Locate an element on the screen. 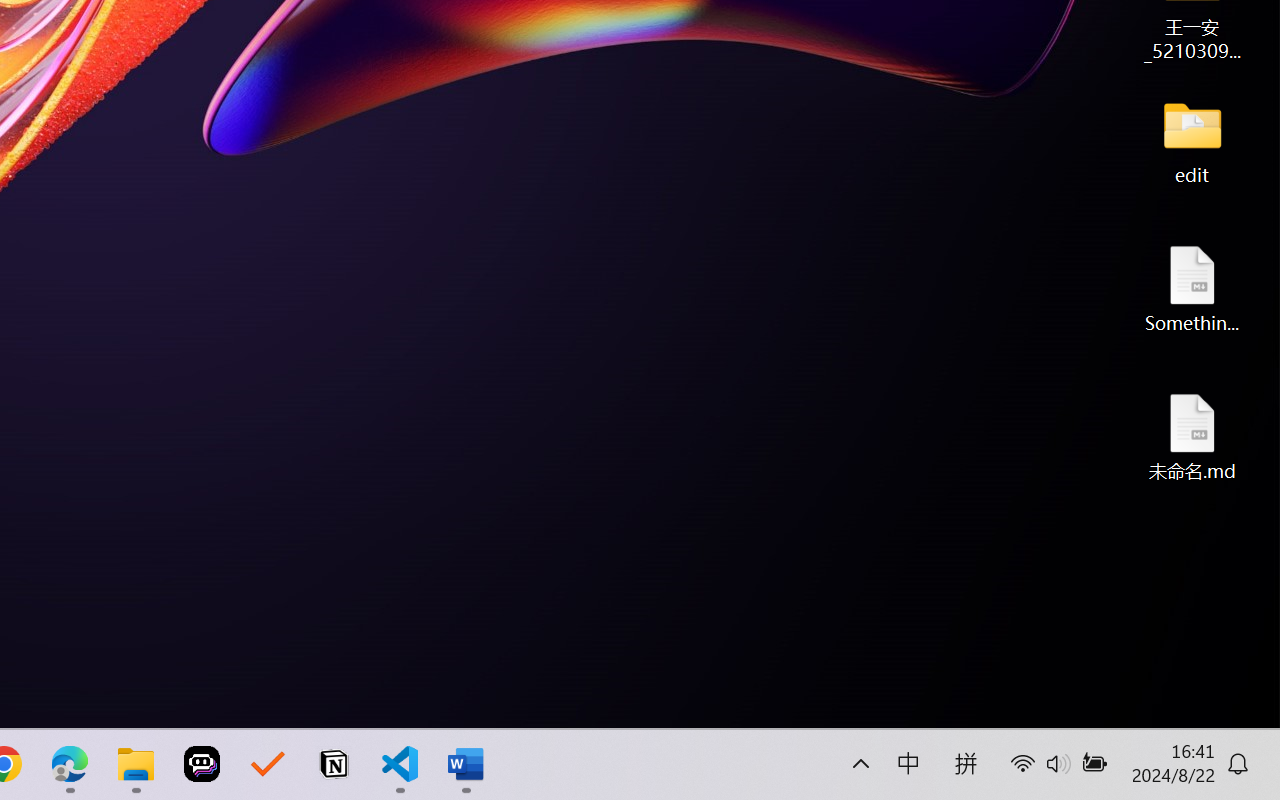 The image size is (1280, 800). 'edit' is located at coordinates (1192, 140).